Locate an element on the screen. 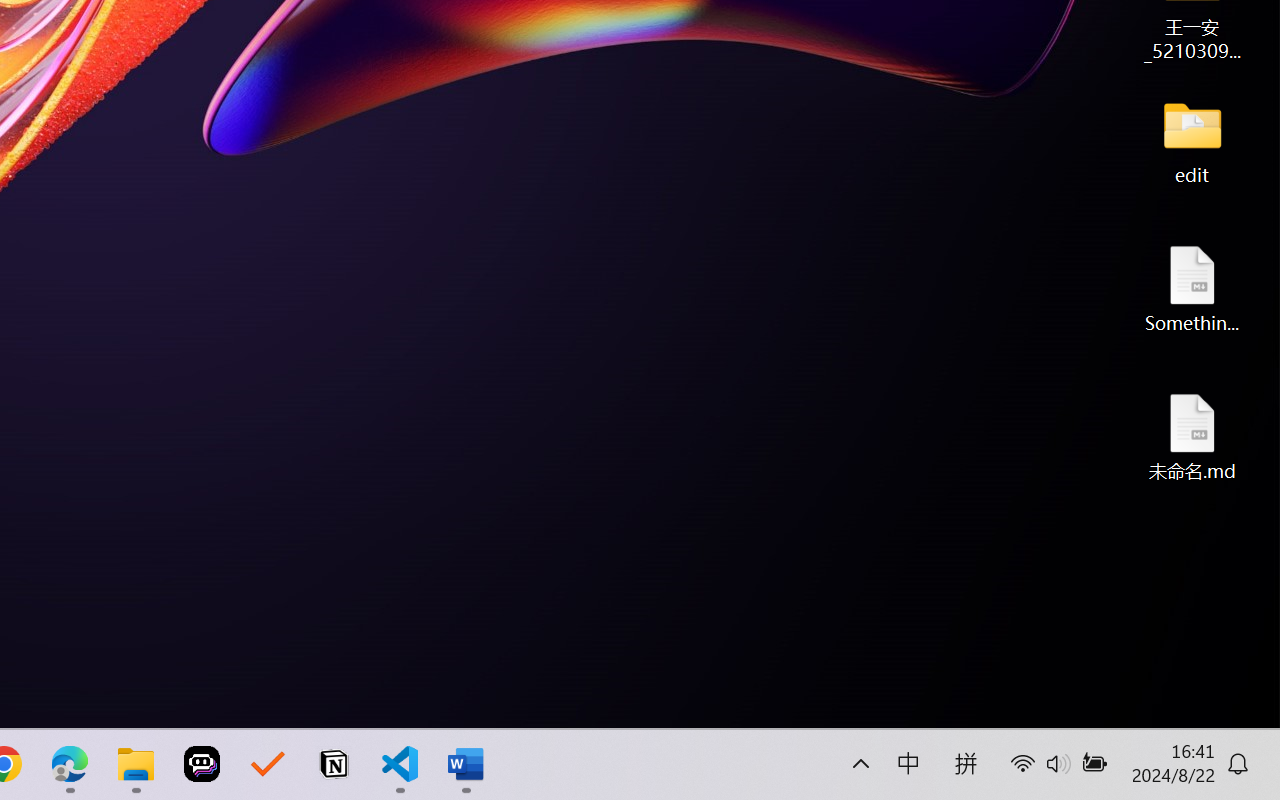 The image size is (1280, 800). 'edit' is located at coordinates (1192, 140).